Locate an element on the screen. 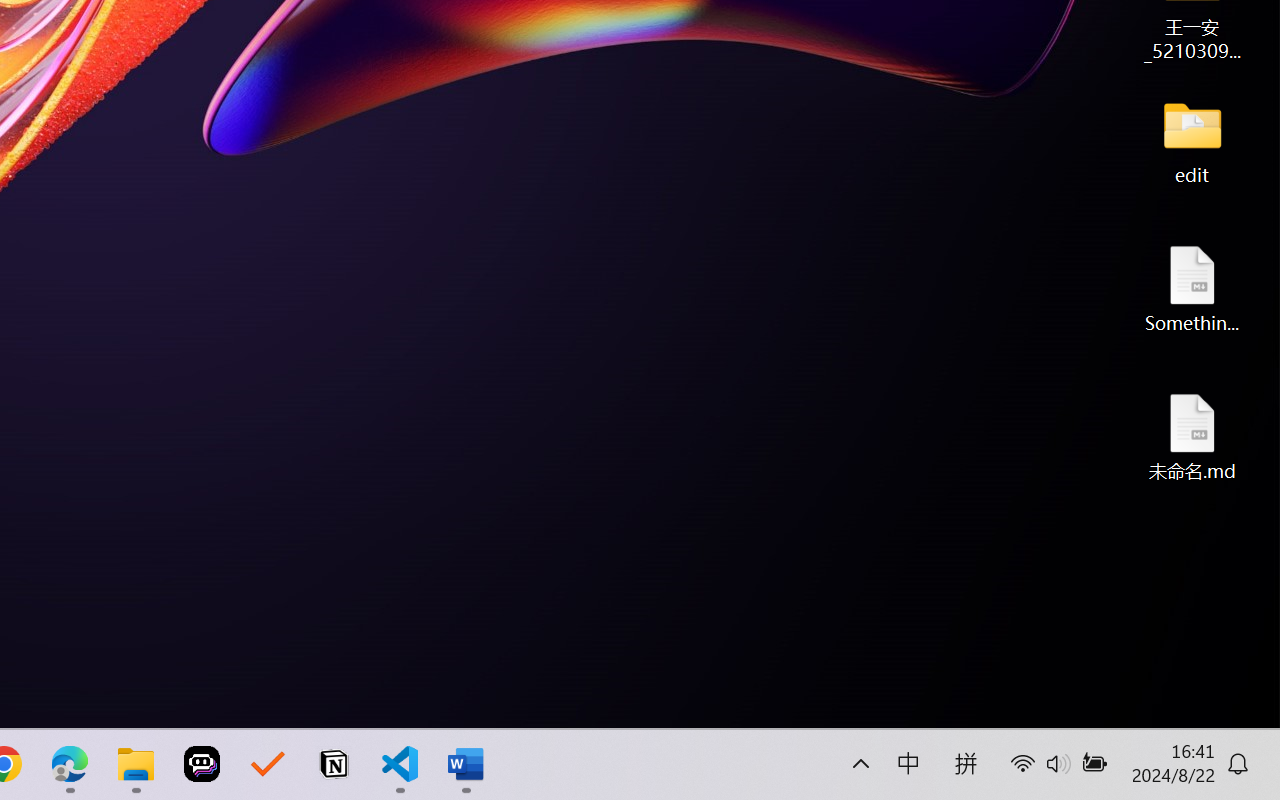 The image size is (1280, 800). 'edit' is located at coordinates (1192, 140).